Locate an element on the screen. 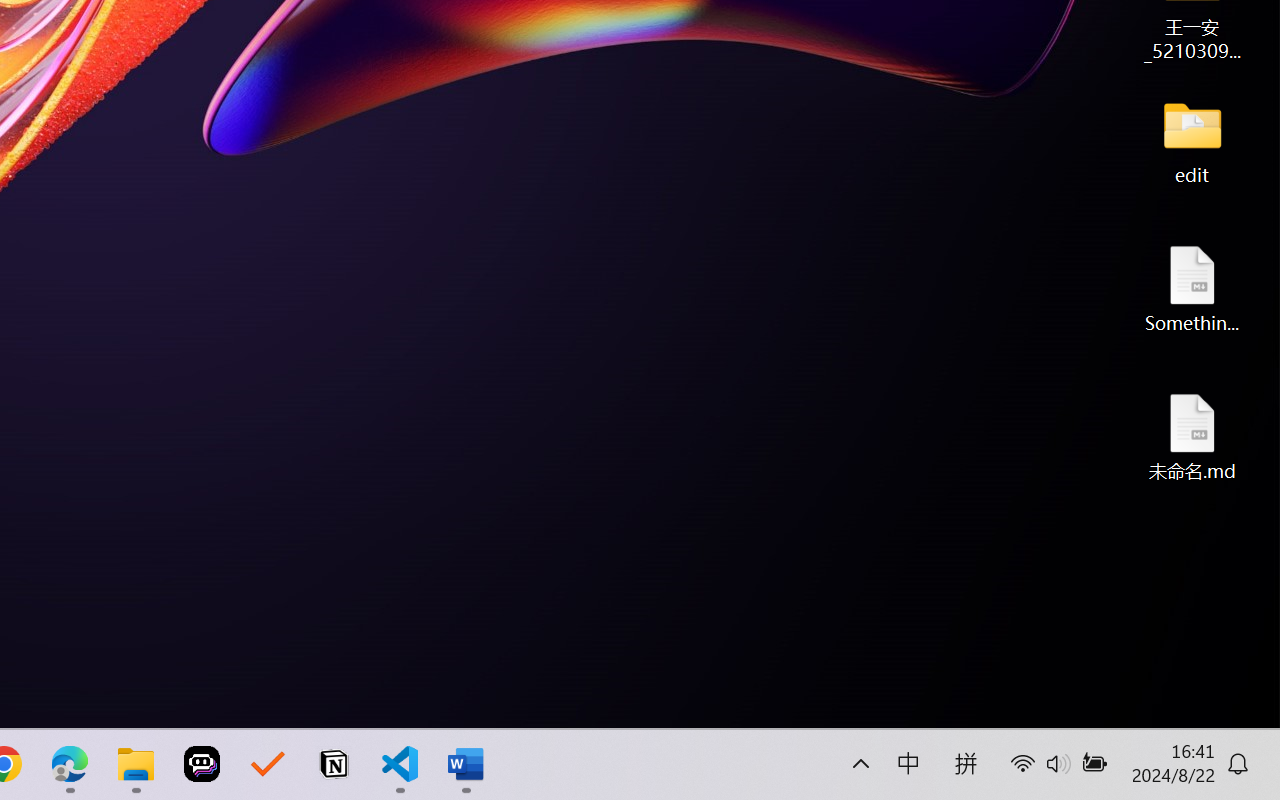 The image size is (1280, 800). 'edit' is located at coordinates (1192, 140).